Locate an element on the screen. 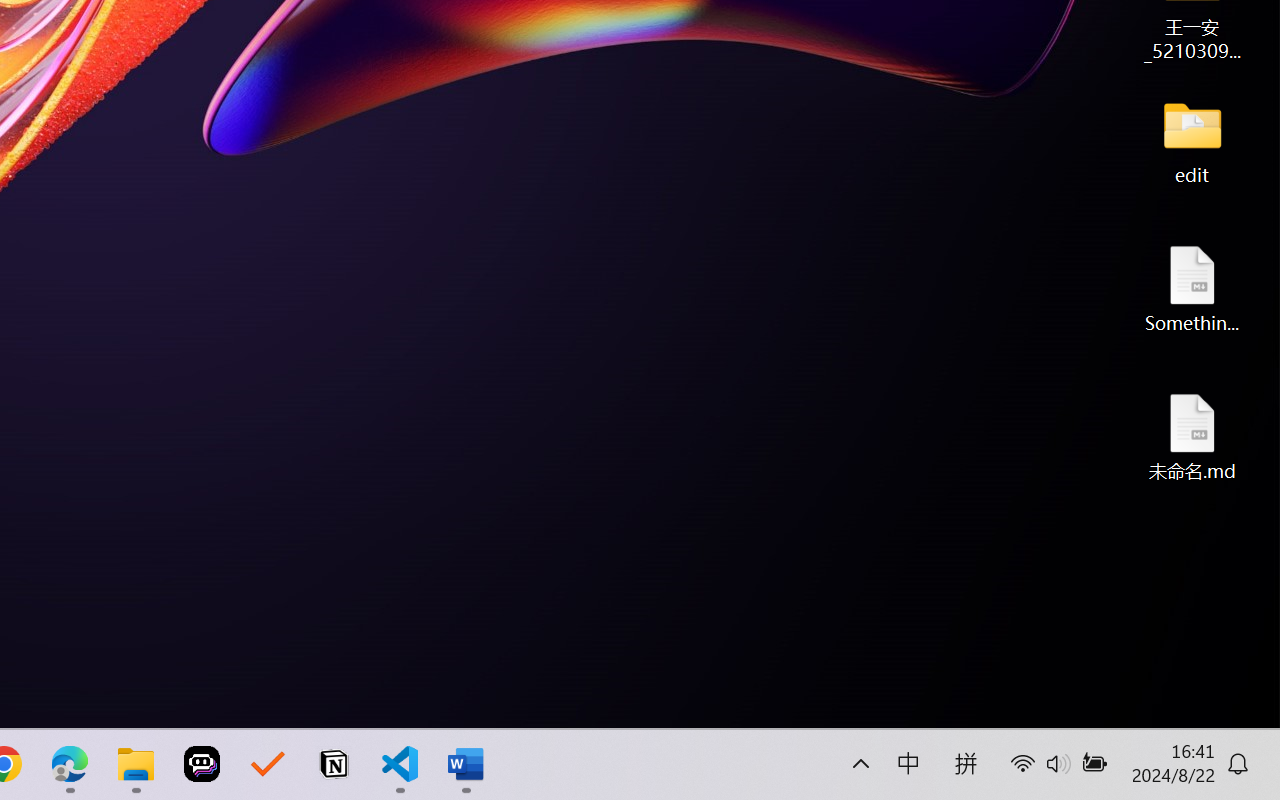 The image size is (1280, 800). 'edit' is located at coordinates (1192, 140).